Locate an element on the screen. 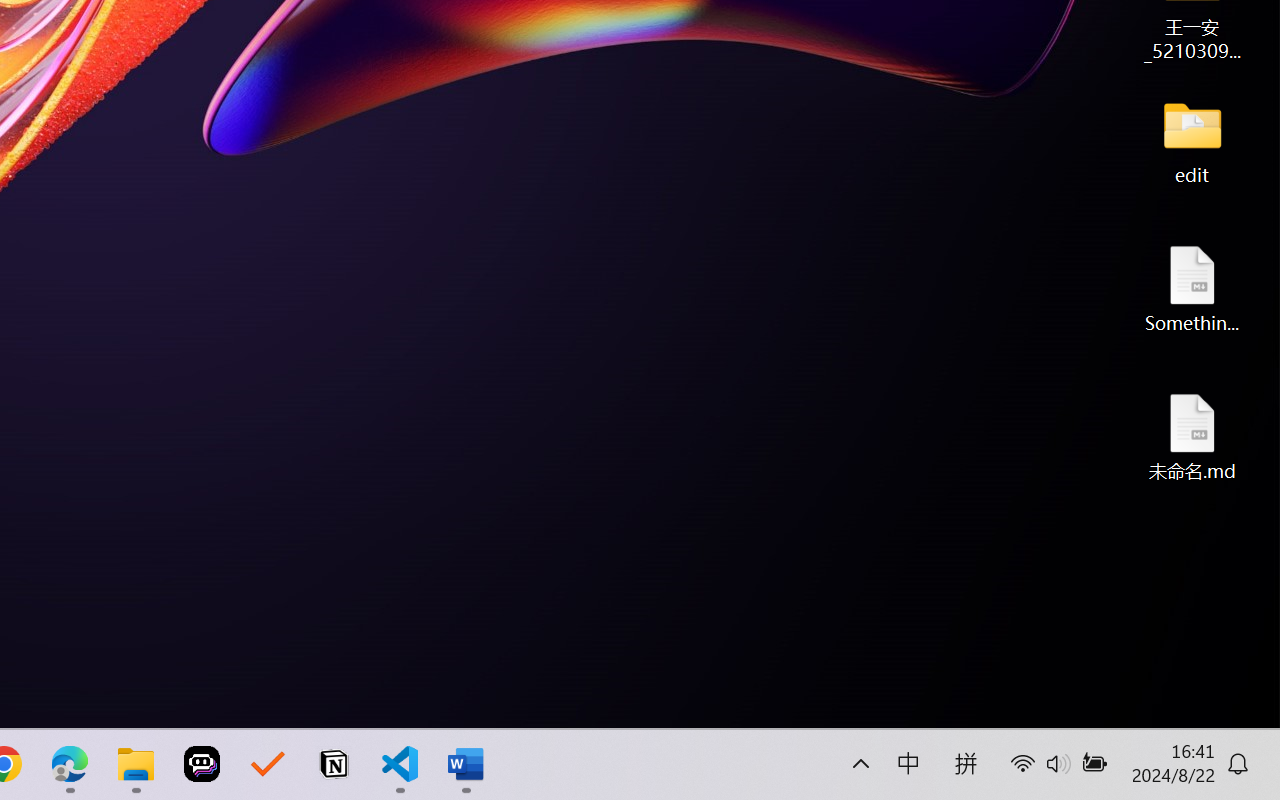 The image size is (1280, 800). 'edit' is located at coordinates (1192, 140).